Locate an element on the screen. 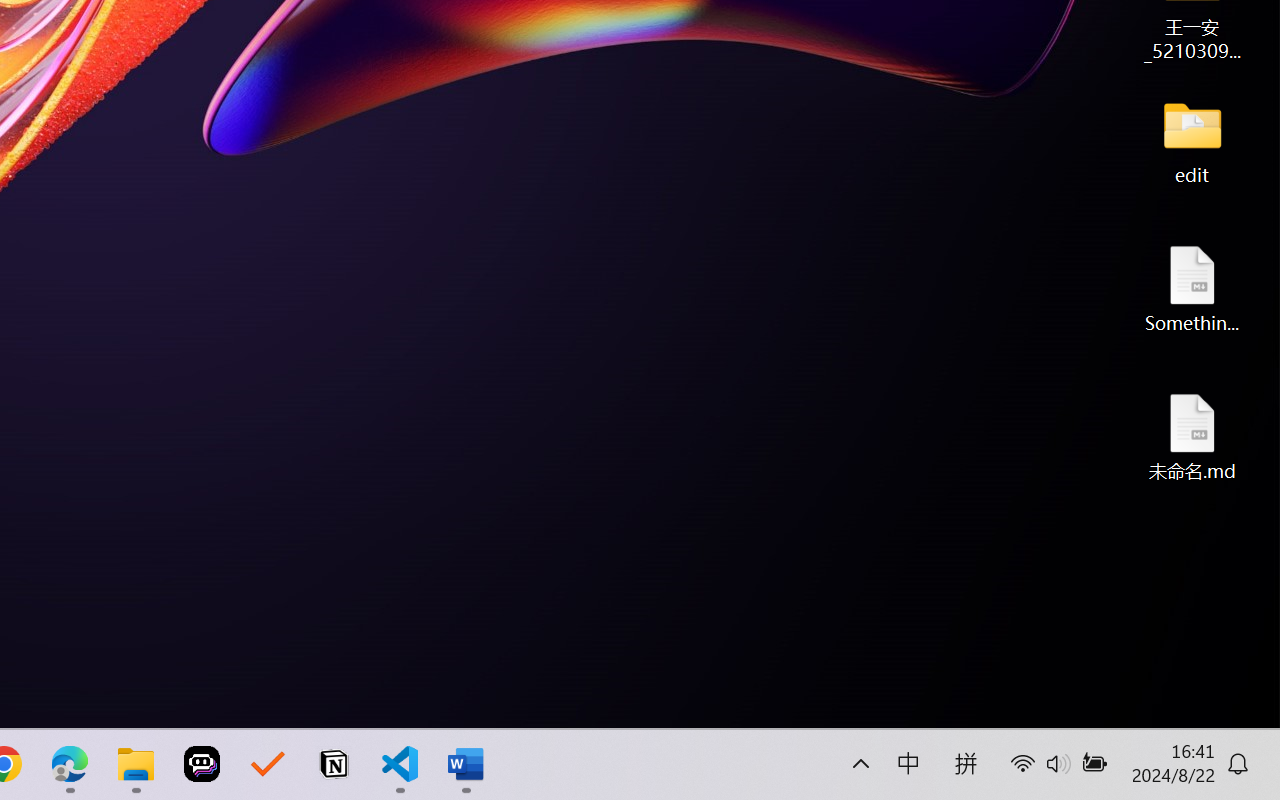 The image size is (1280, 800). 'edit' is located at coordinates (1192, 140).